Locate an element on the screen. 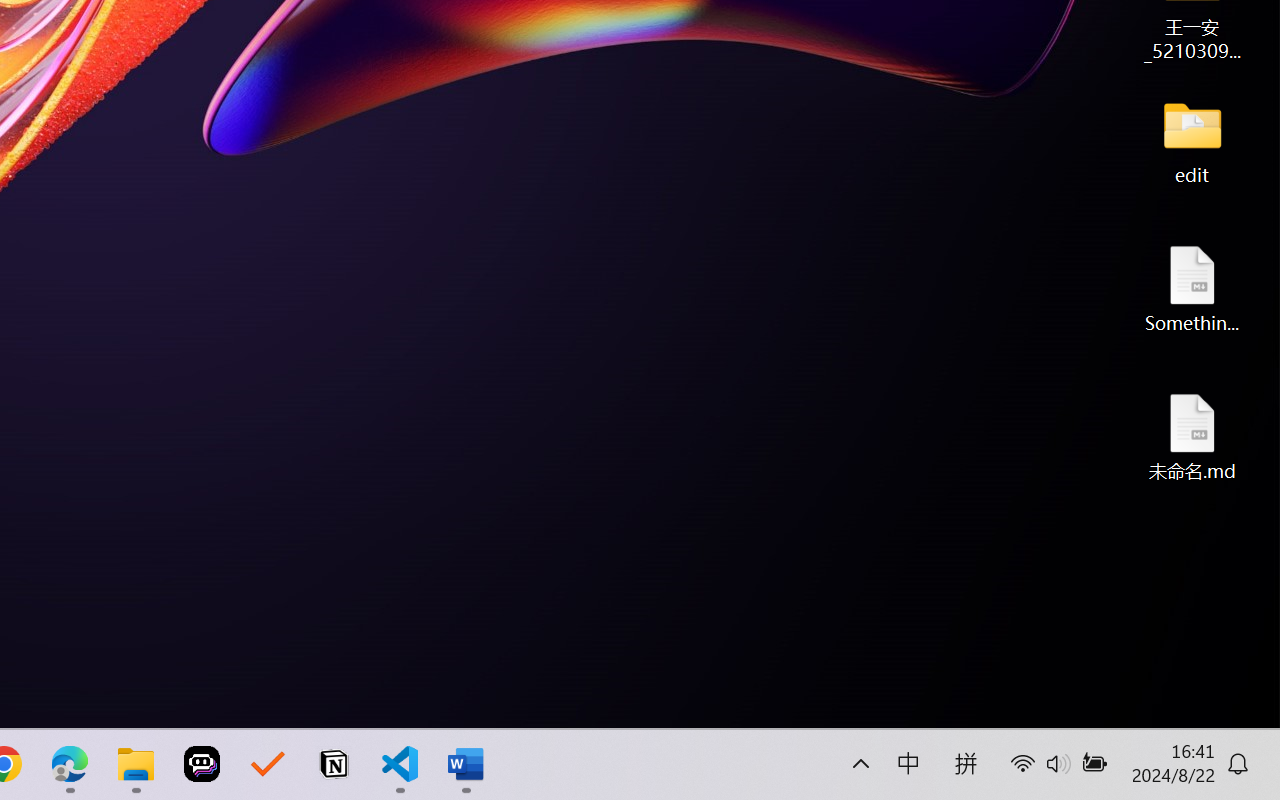 The image size is (1280, 800). 'edit' is located at coordinates (1192, 140).